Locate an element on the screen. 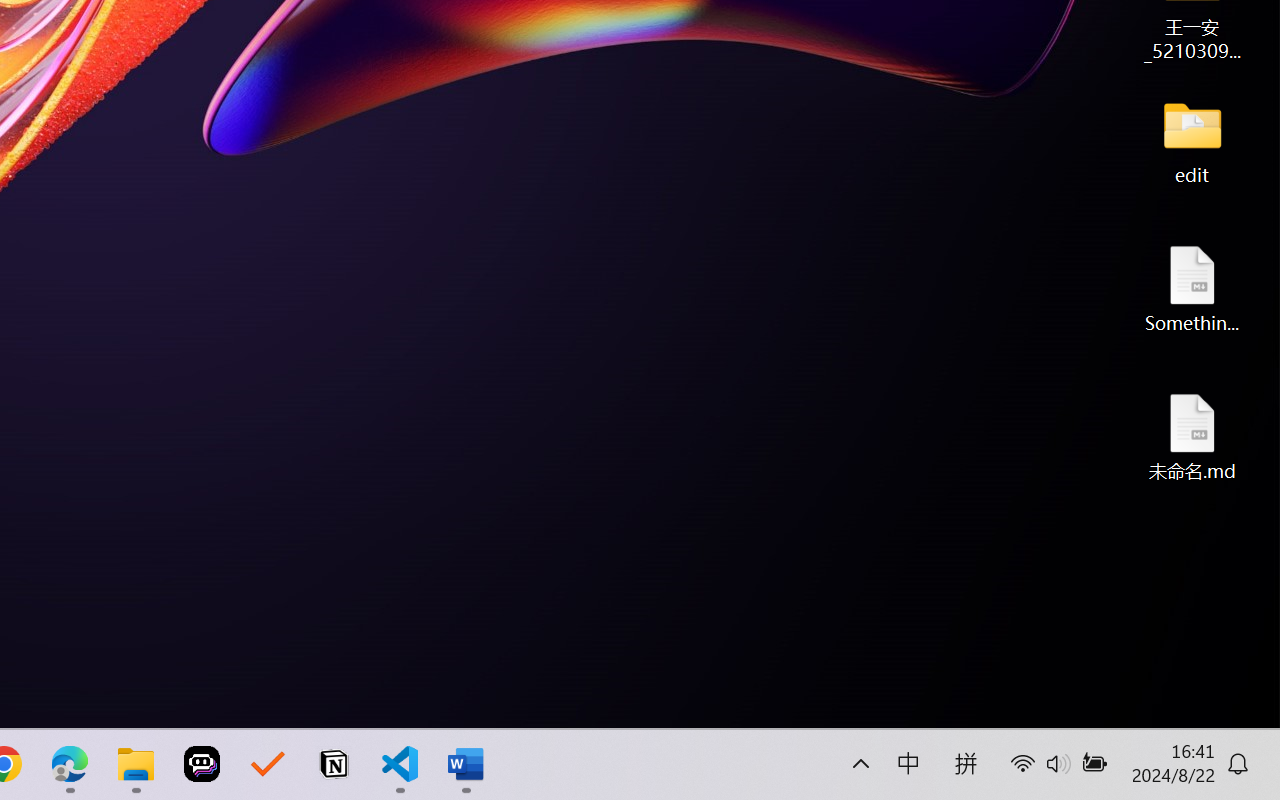 The image size is (1280, 800). 'edit' is located at coordinates (1192, 140).